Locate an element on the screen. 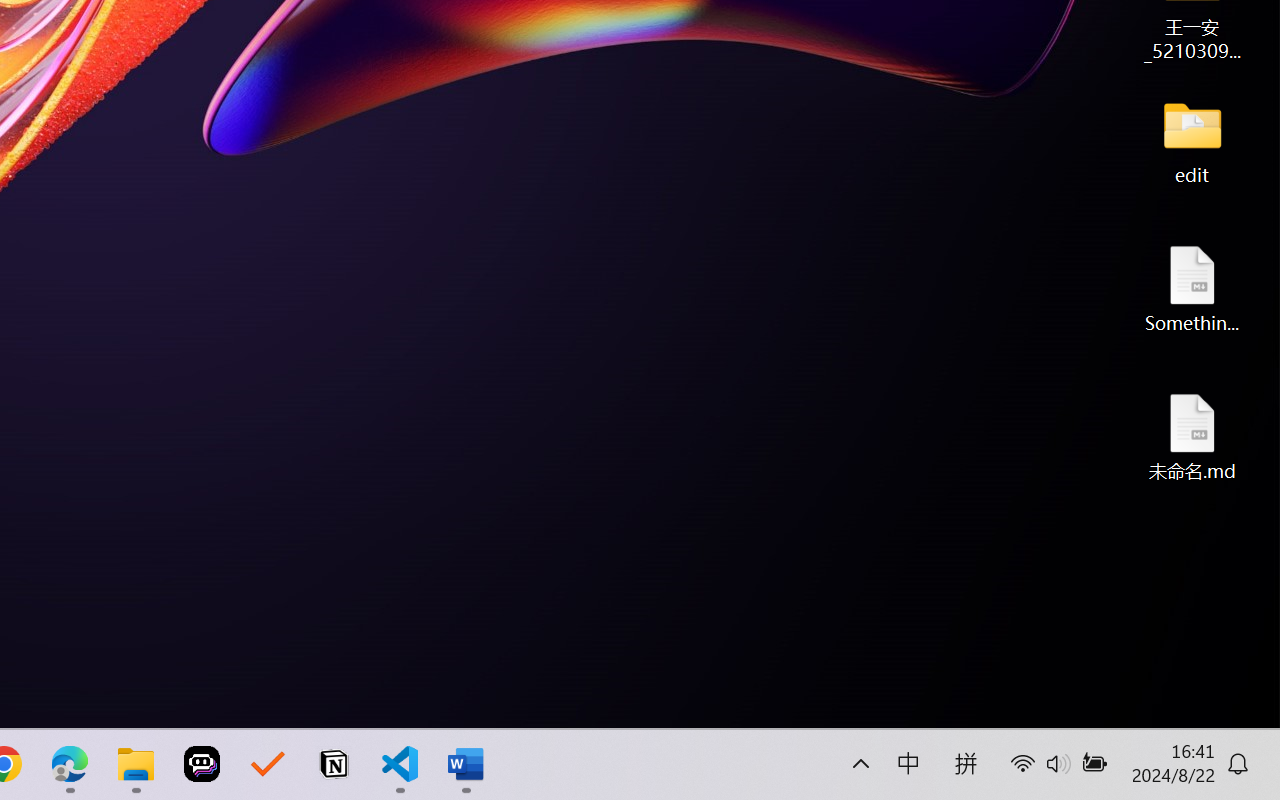 The image size is (1280, 800). 'edit' is located at coordinates (1192, 140).